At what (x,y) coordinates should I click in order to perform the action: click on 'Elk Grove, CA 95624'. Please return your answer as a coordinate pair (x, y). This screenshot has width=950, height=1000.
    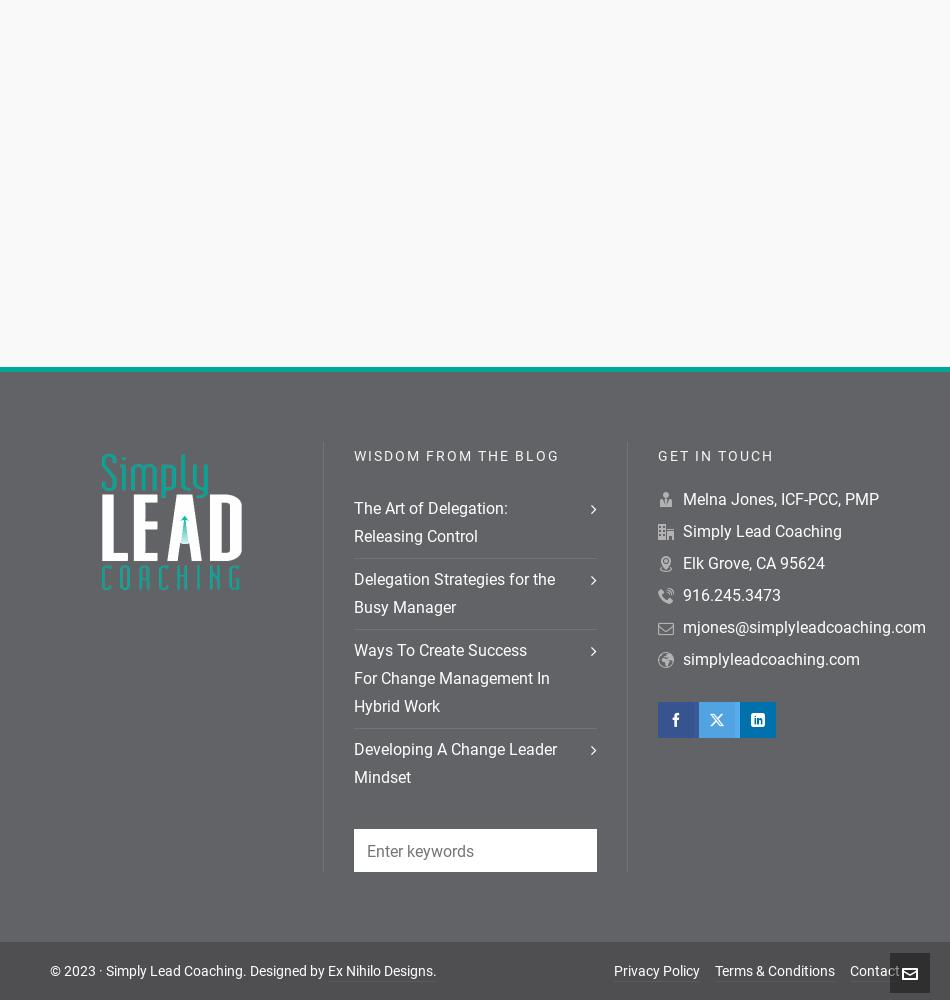
    Looking at the image, I should click on (751, 562).